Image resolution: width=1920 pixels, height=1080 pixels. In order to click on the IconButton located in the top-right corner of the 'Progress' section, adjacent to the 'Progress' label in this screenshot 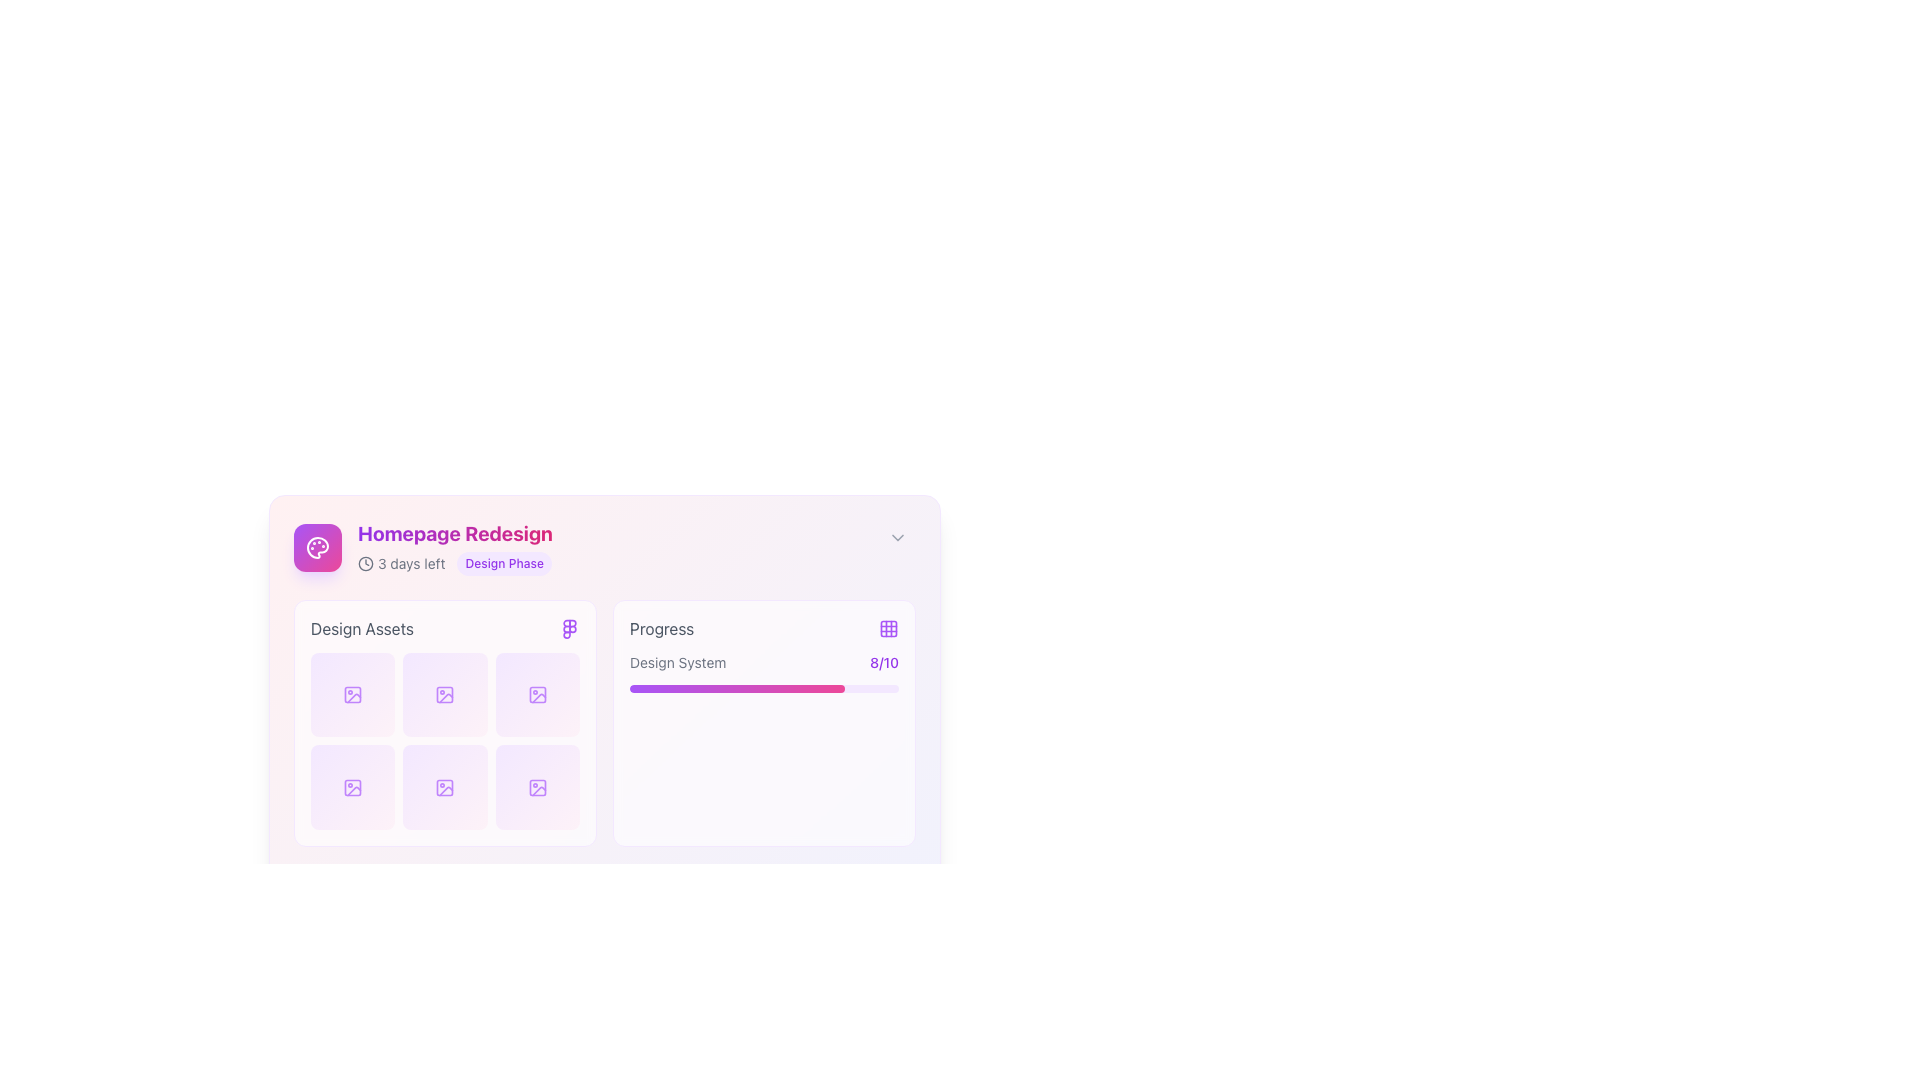, I will do `click(887, 627)`.